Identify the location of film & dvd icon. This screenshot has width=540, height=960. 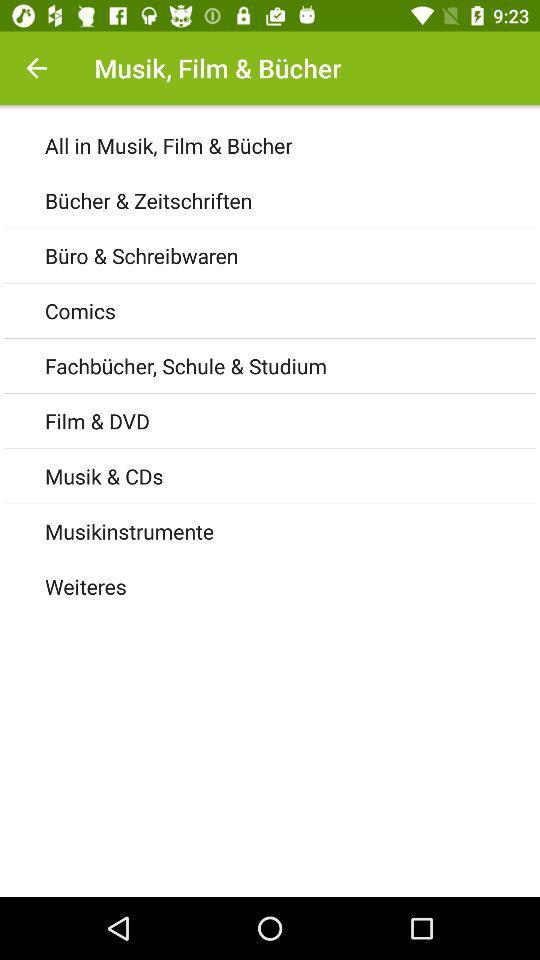
(291, 421).